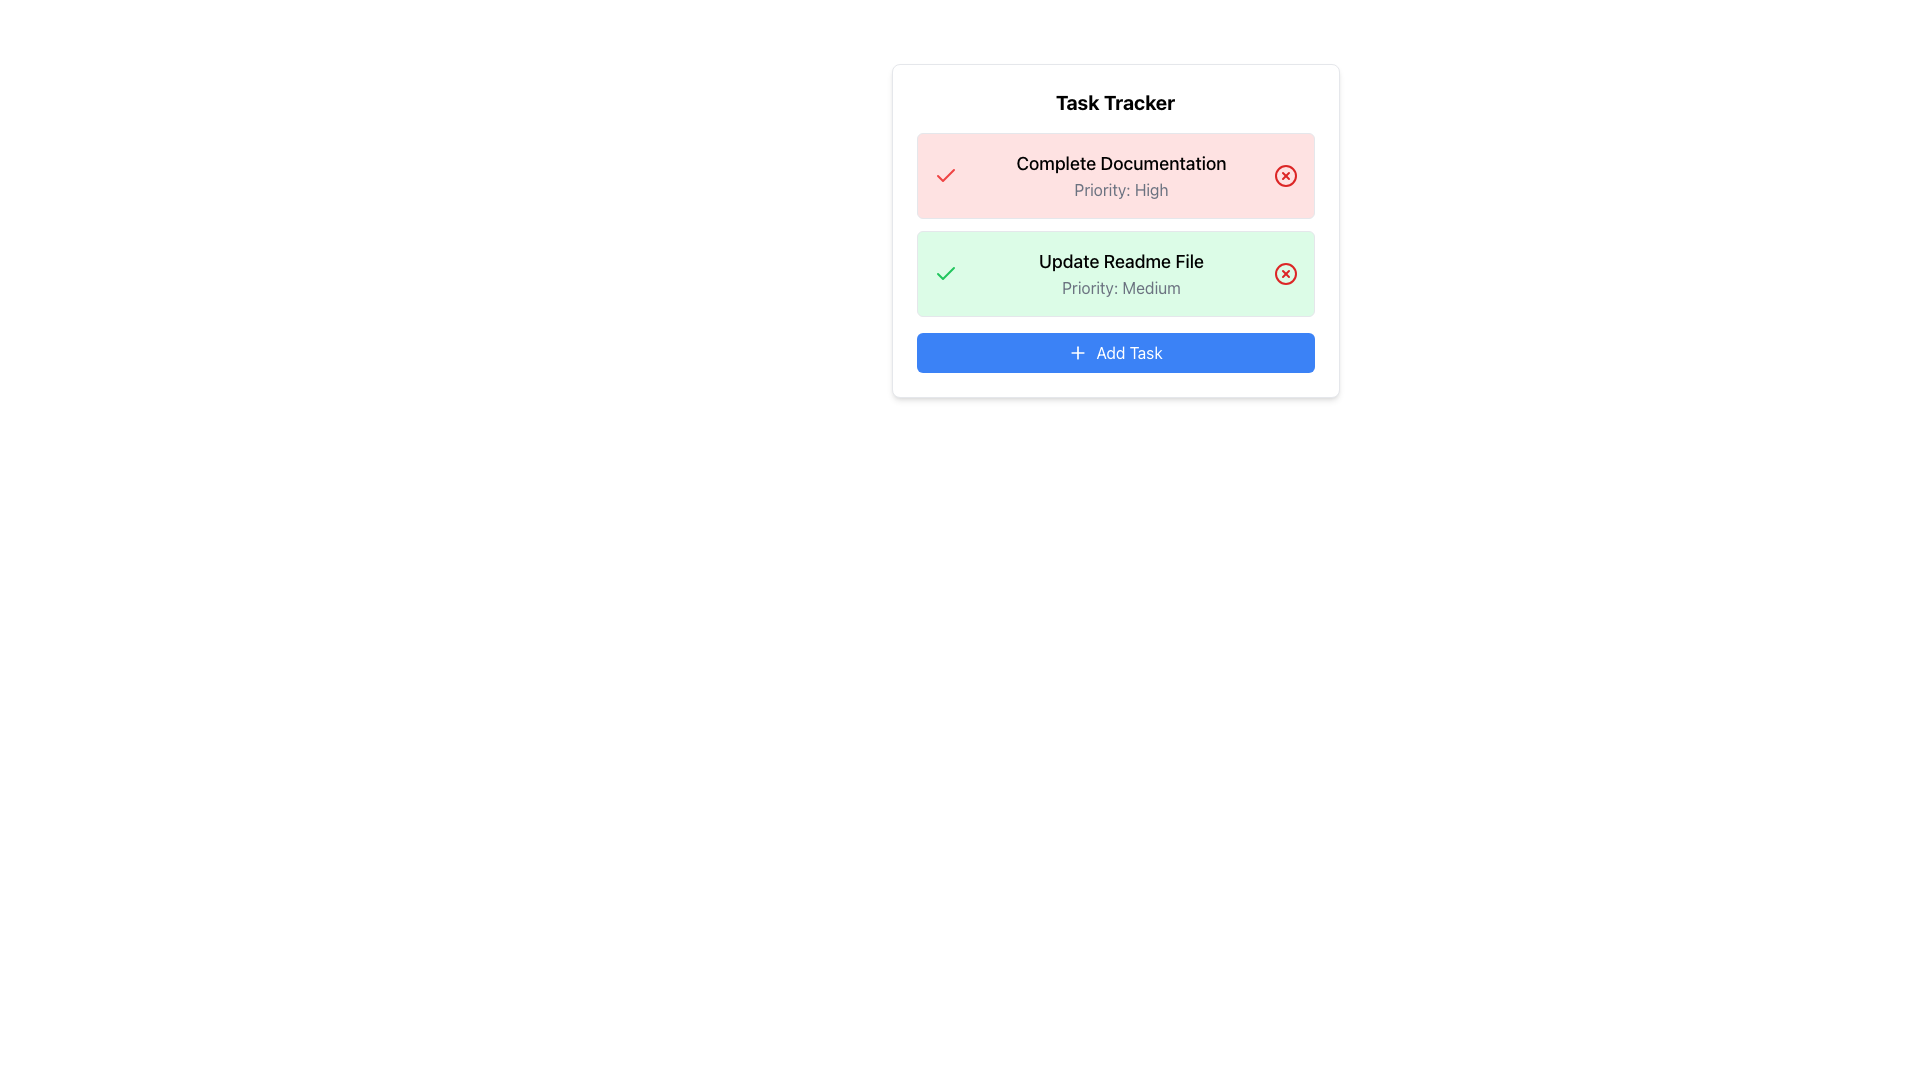  What do you see at coordinates (1121, 175) in the screenshot?
I see `the text field that displays the title and priority level of a task, located at the top of the task list, just above the 'Update Readme File' task` at bounding box center [1121, 175].